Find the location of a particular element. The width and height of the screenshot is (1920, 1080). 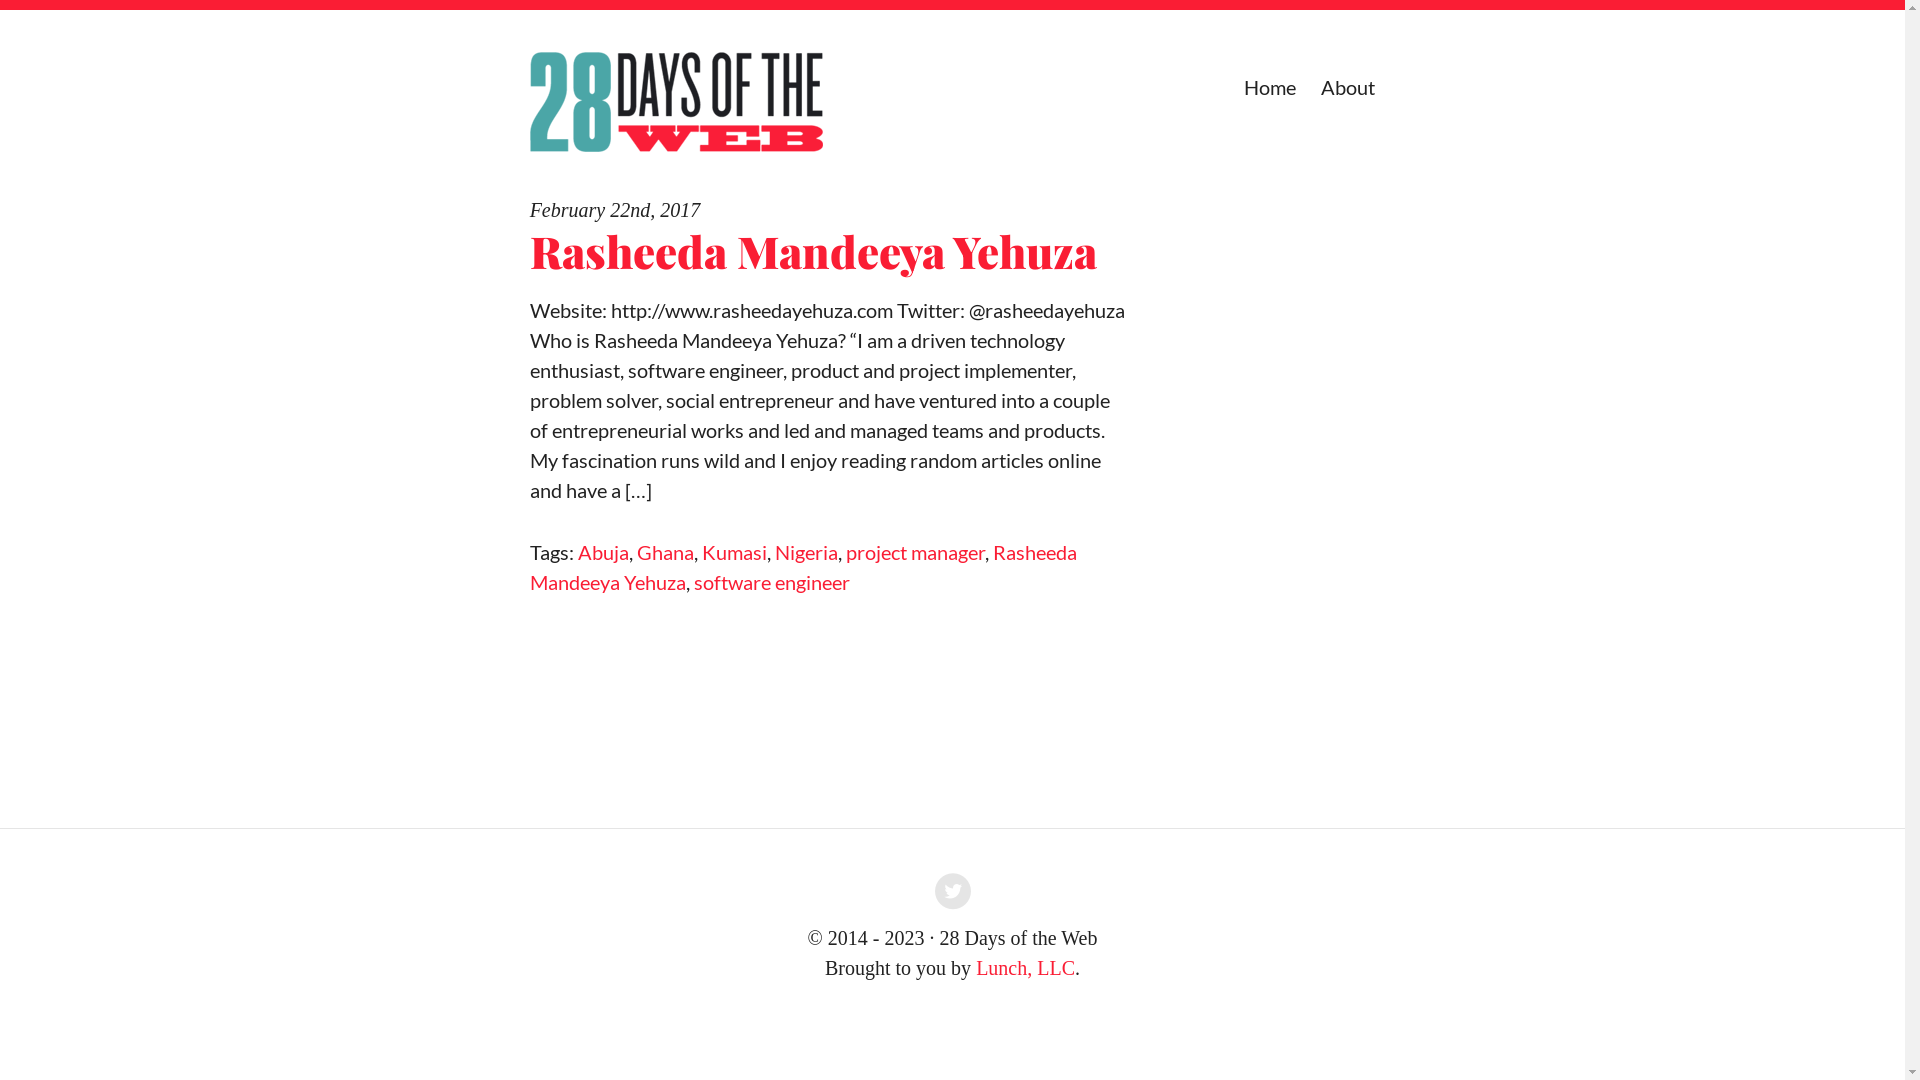

'About' is located at coordinates (1348, 86).